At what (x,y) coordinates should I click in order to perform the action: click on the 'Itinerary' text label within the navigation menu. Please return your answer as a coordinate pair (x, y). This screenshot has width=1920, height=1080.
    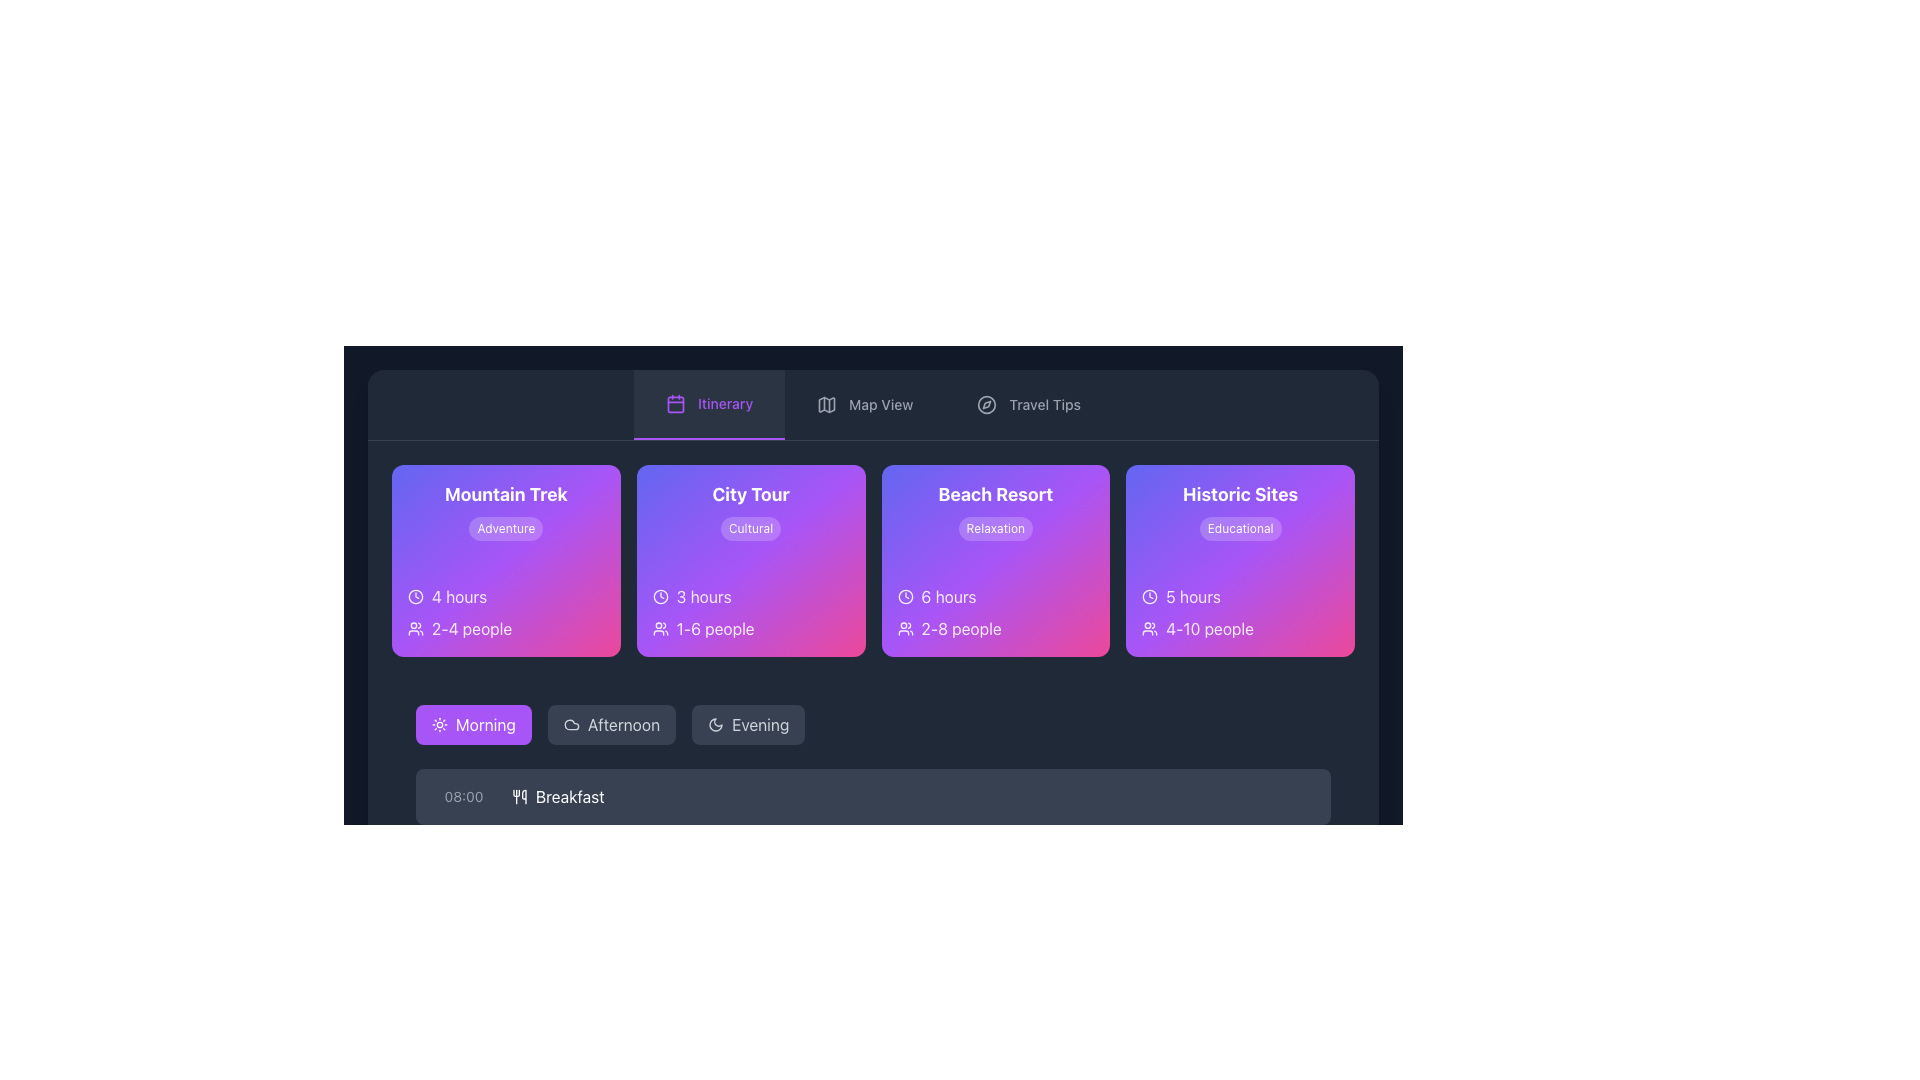
    Looking at the image, I should click on (724, 404).